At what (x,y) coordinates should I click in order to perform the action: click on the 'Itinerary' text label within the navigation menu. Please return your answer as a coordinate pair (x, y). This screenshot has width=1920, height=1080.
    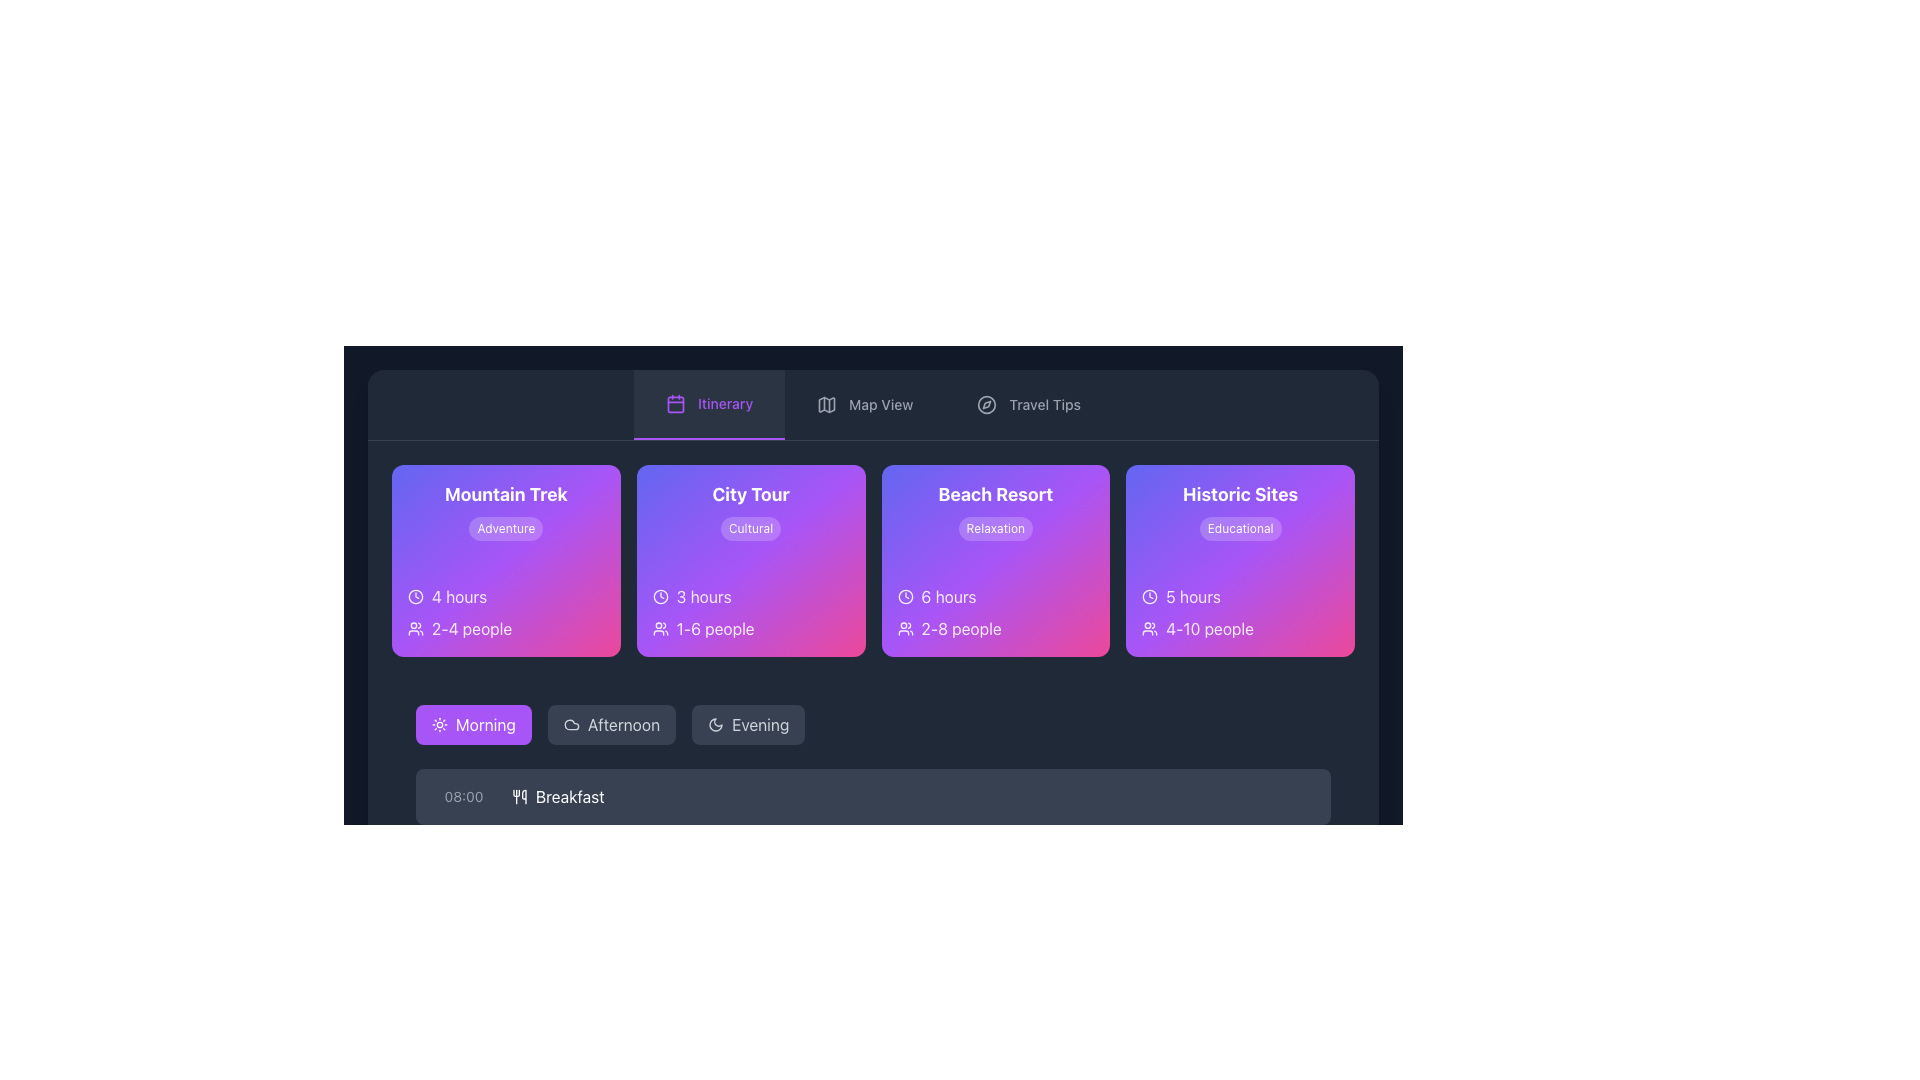
    Looking at the image, I should click on (724, 404).